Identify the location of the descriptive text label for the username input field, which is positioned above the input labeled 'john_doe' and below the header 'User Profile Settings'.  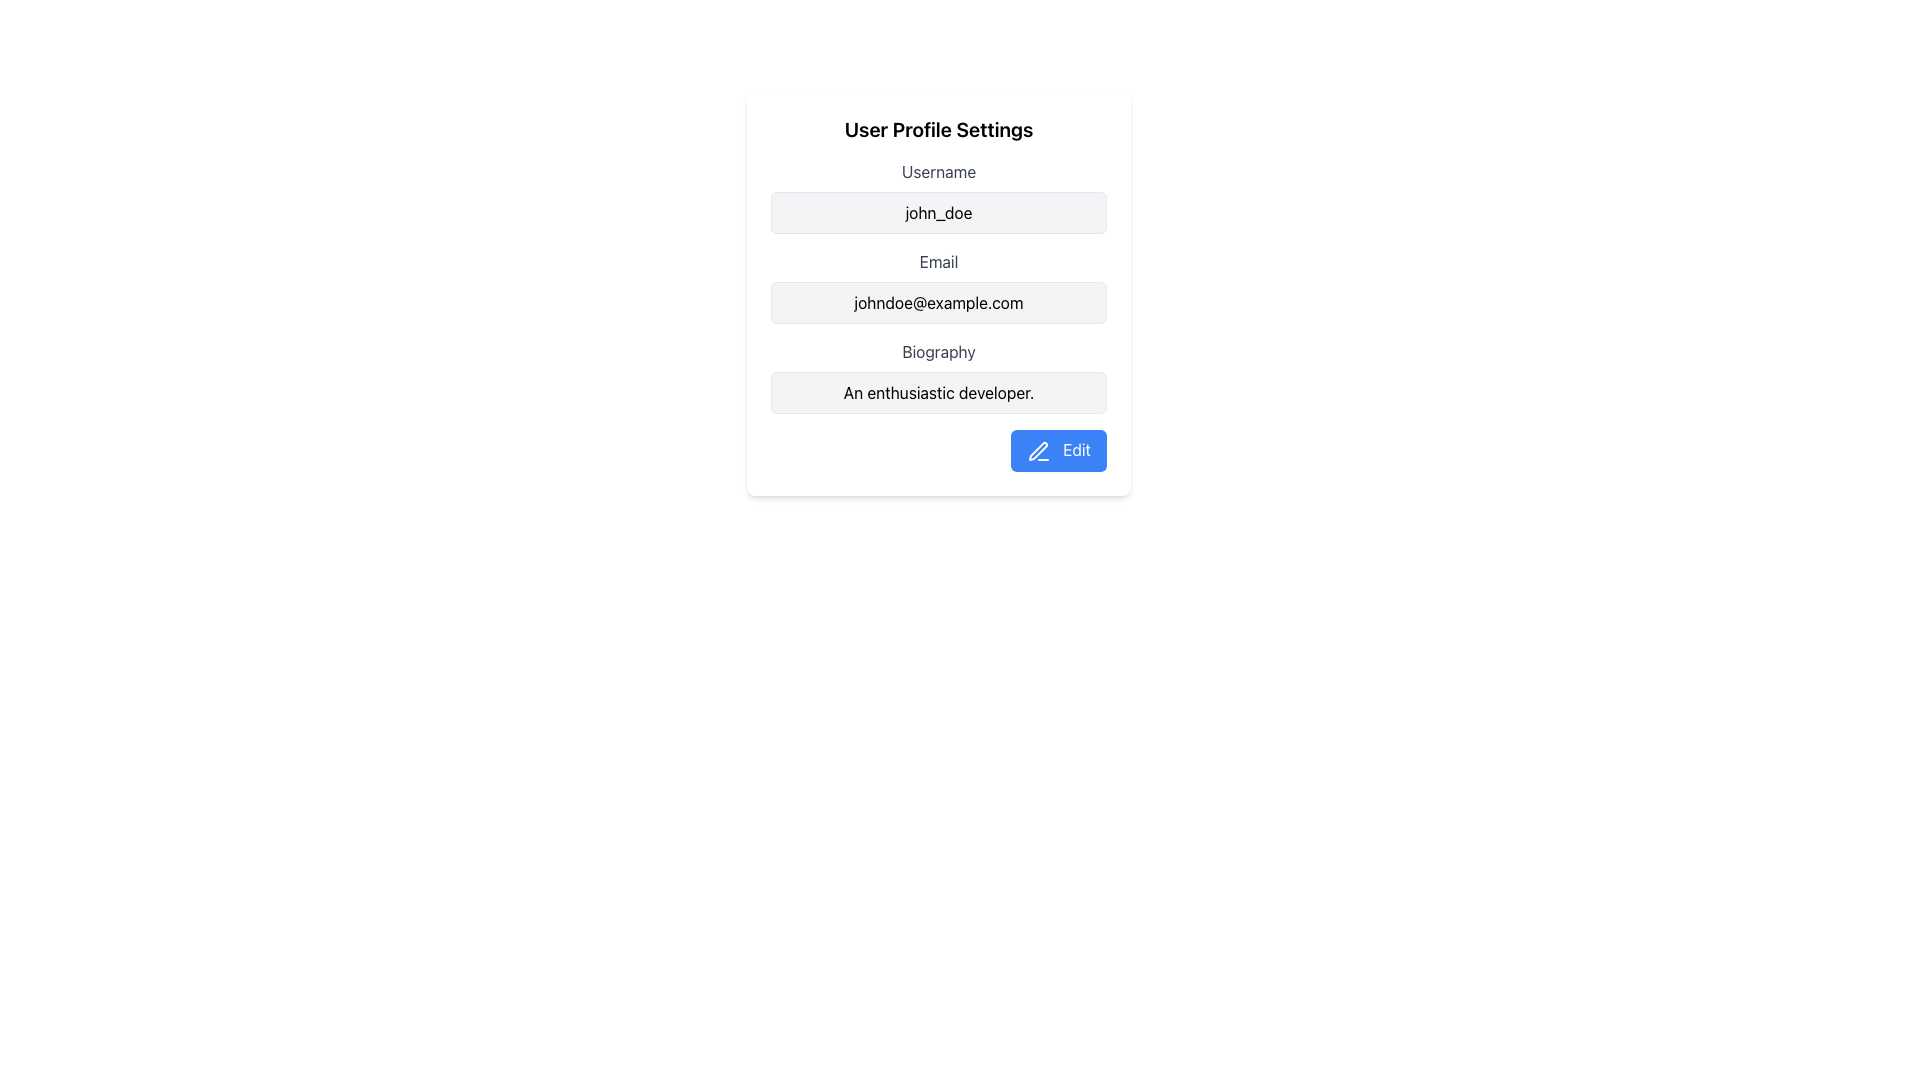
(938, 171).